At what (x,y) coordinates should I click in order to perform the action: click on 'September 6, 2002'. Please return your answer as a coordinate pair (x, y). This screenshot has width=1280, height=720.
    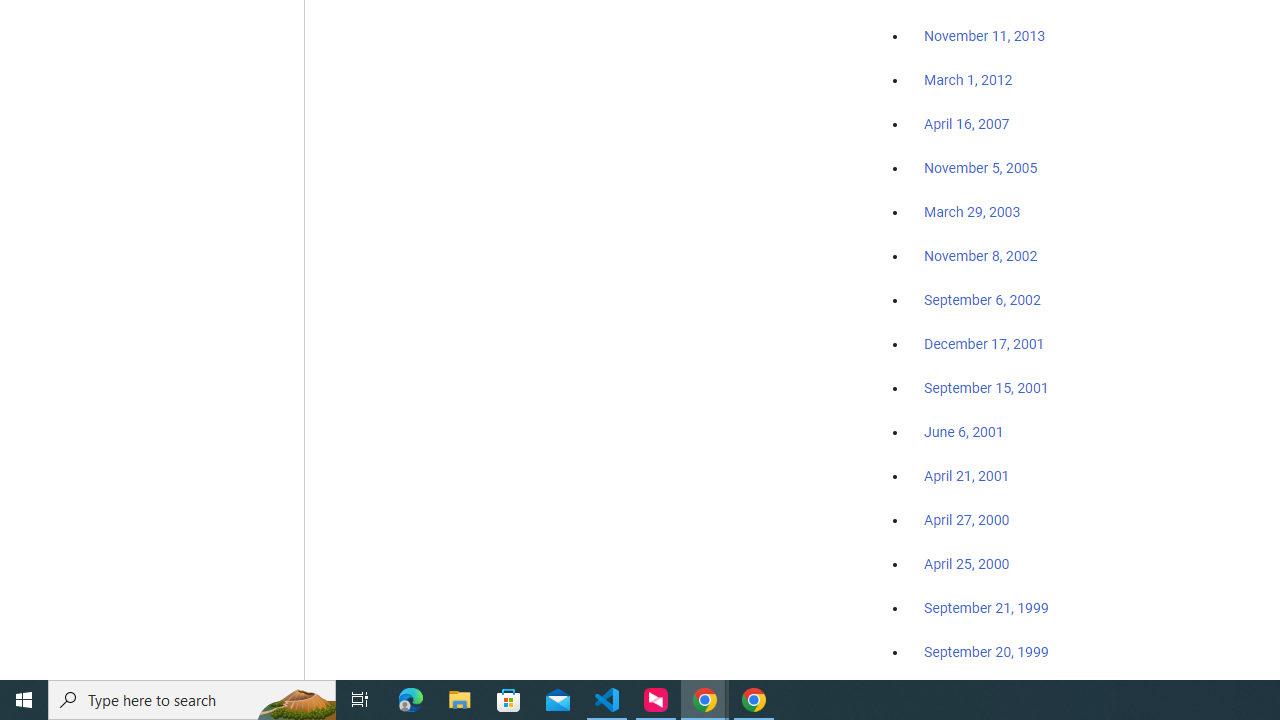
    Looking at the image, I should click on (982, 299).